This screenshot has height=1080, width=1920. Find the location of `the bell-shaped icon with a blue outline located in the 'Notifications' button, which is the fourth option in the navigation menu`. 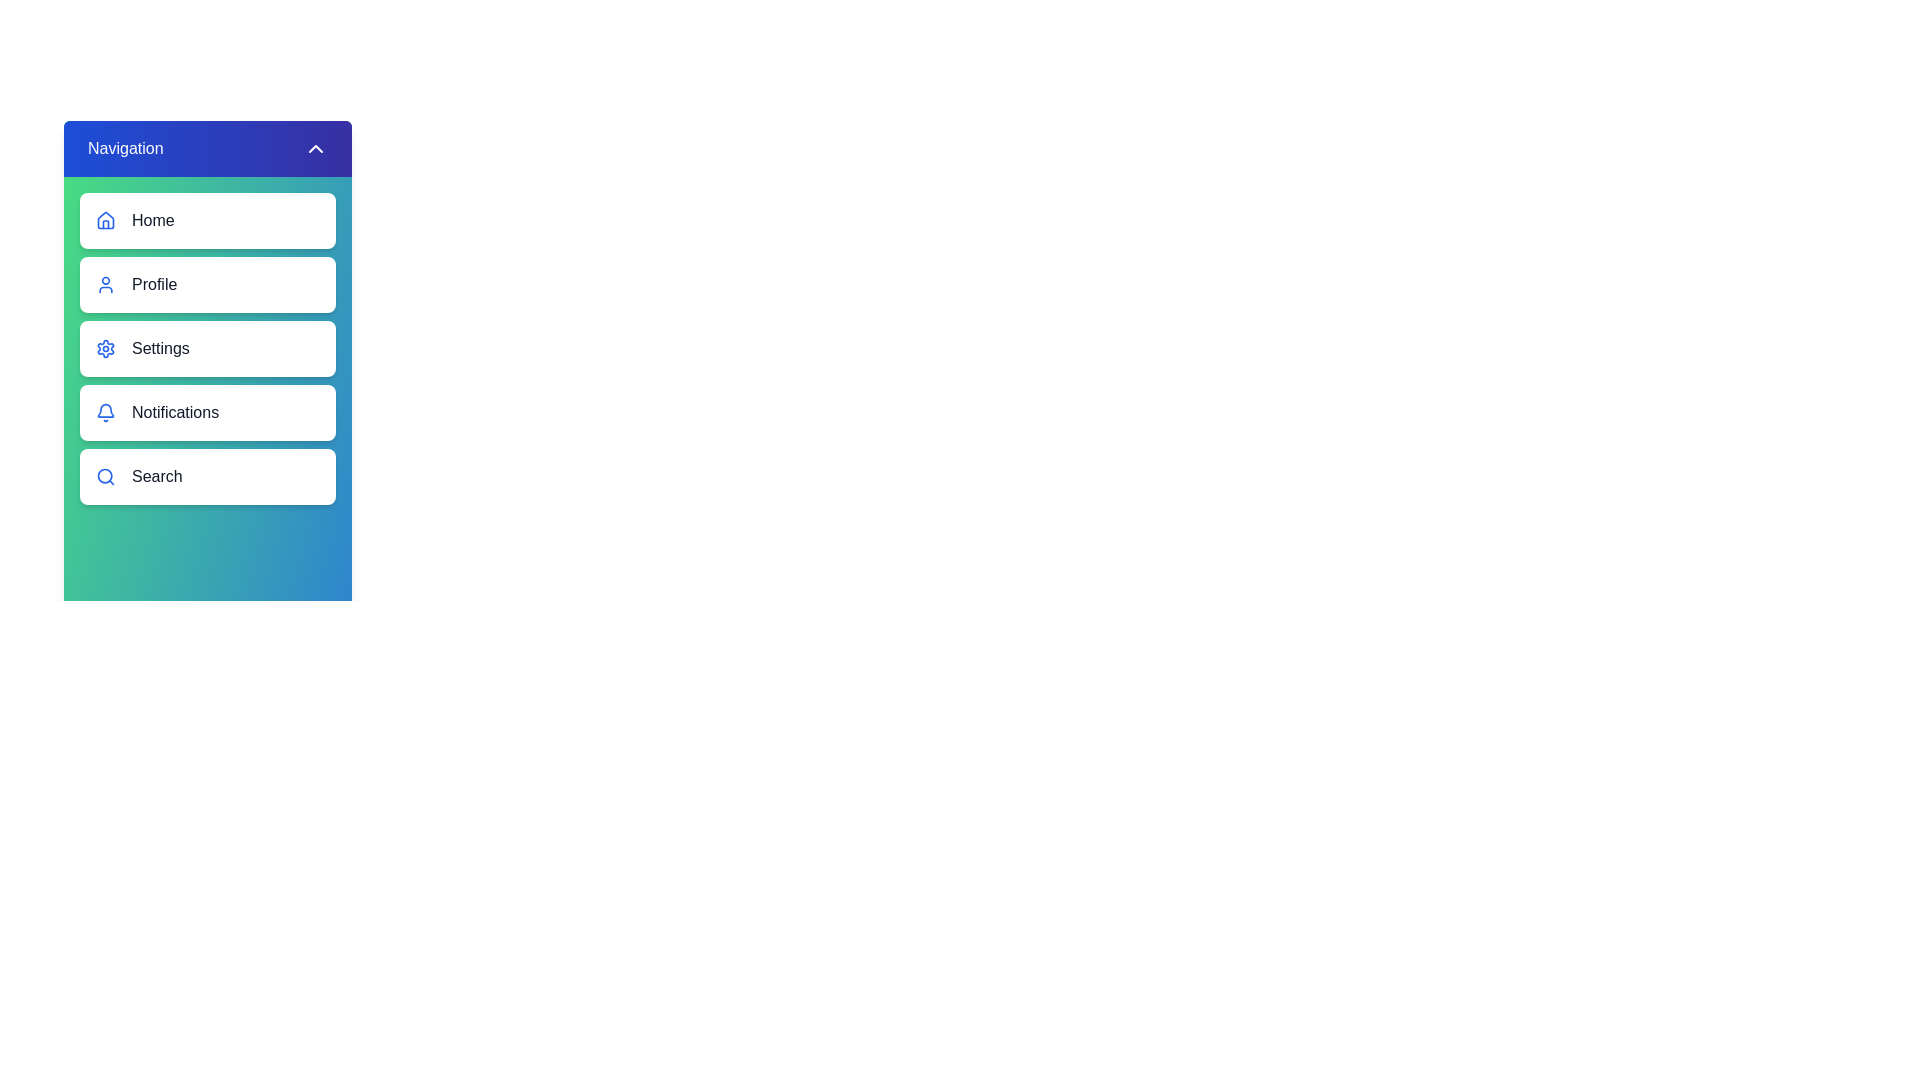

the bell-shaped icon with a blue outline located in the 'Notifications' button, which is the fourth option in the navigation menu is located at coordinates (104, 409).